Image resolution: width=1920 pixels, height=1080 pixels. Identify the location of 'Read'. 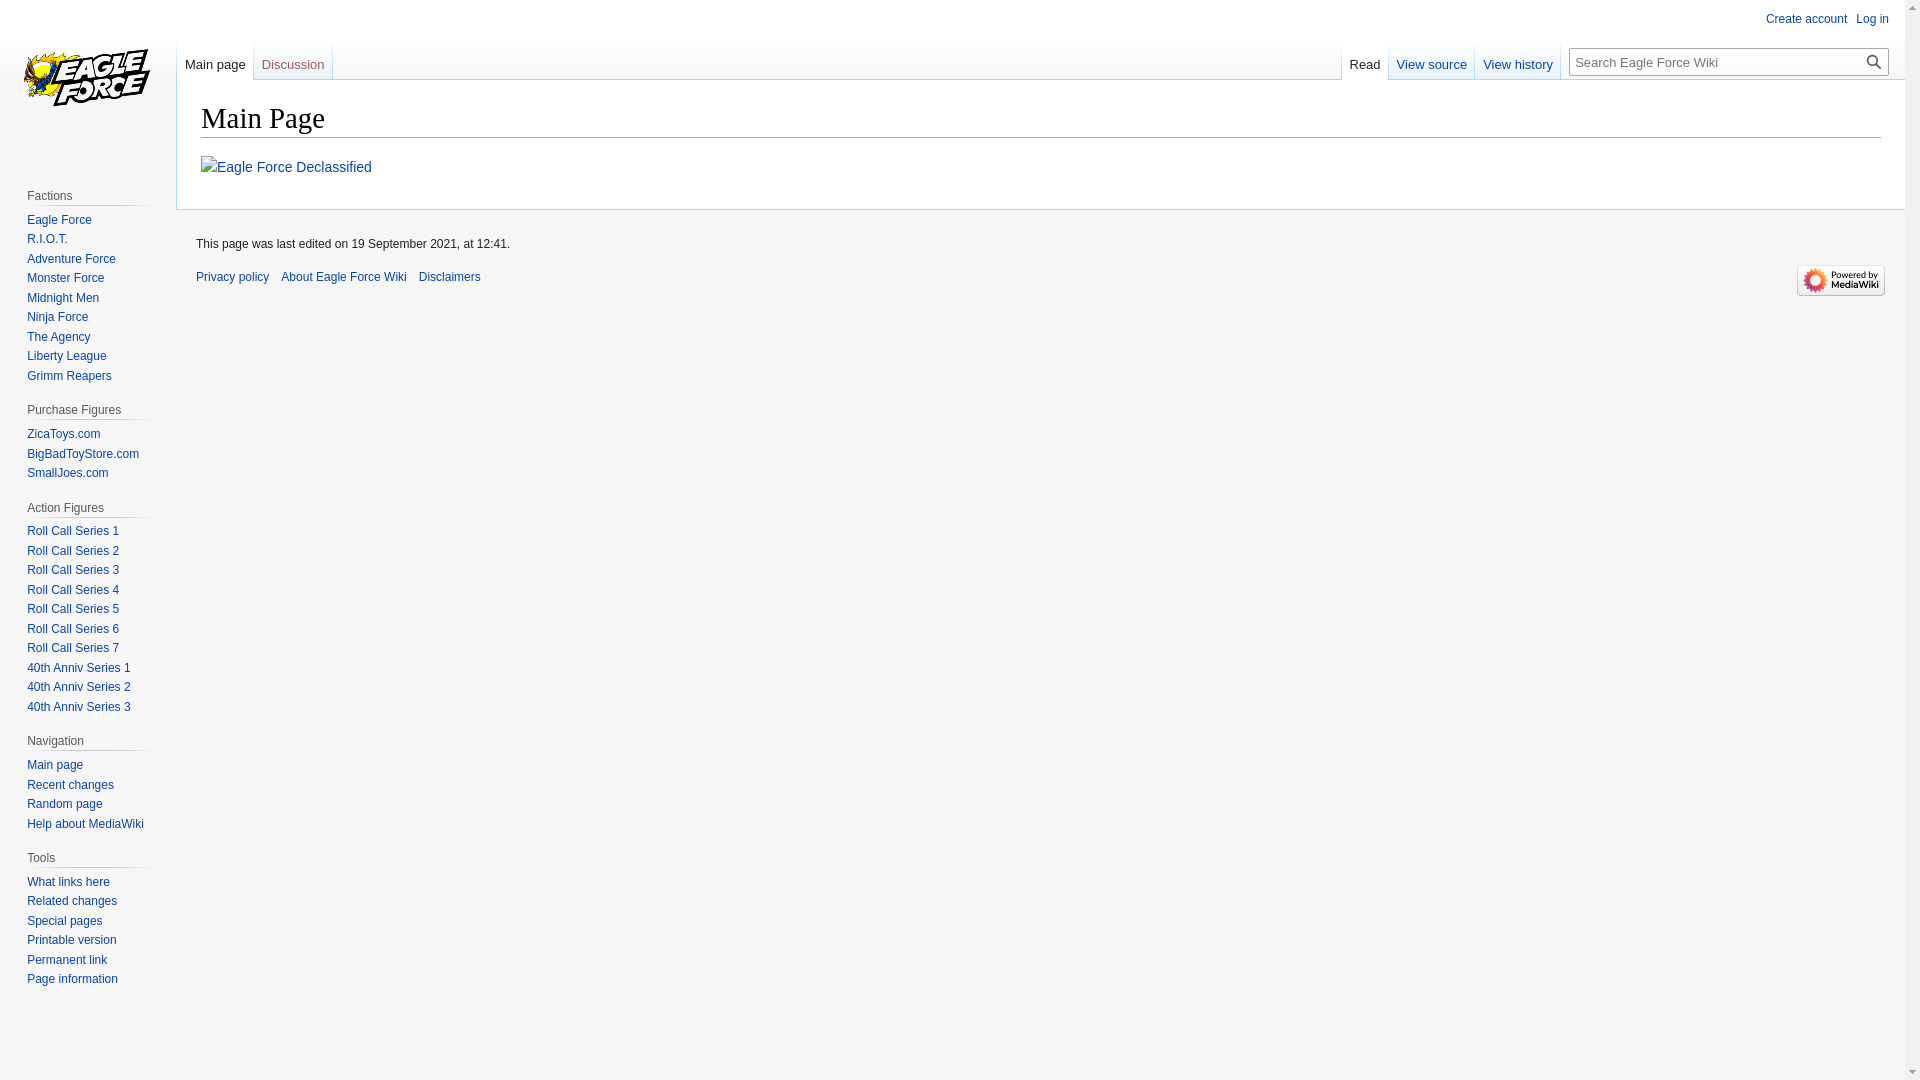
(1342, 59).